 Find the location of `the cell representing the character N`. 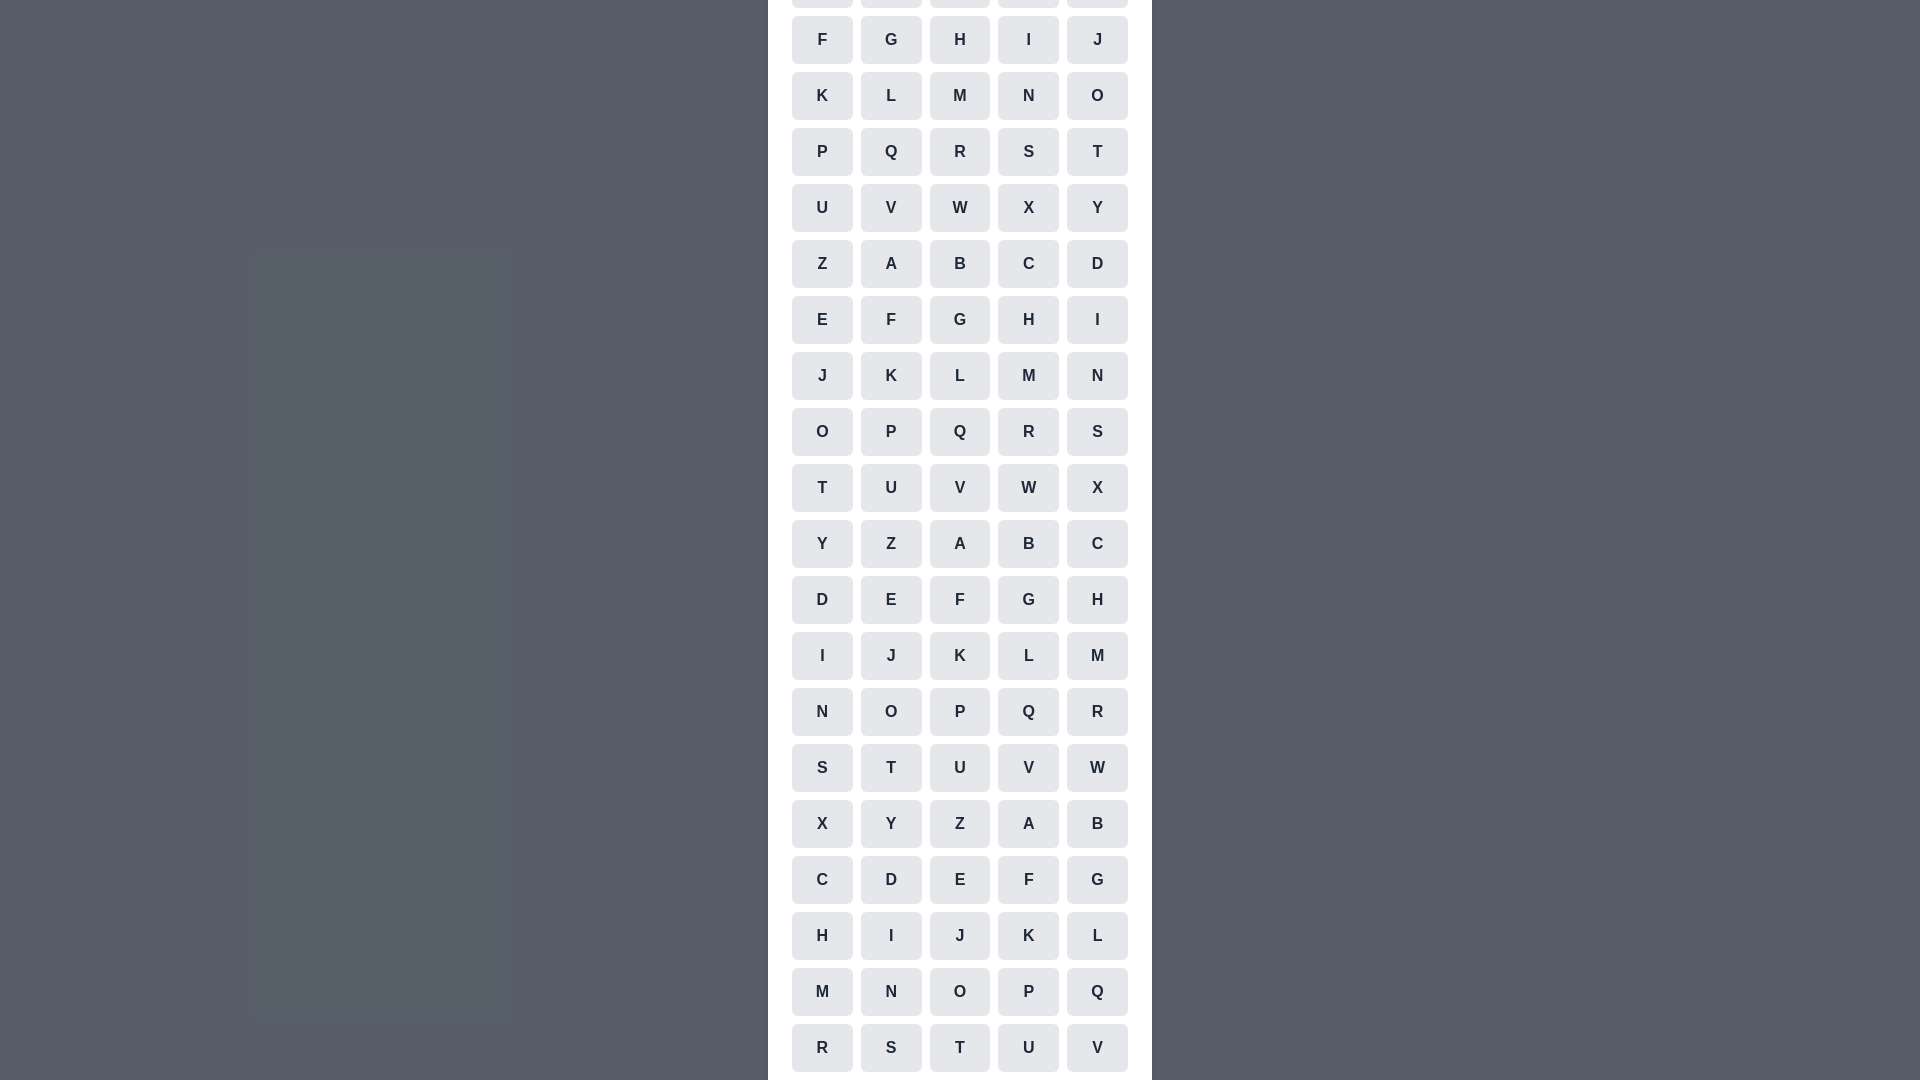

the cell representing the character N is located at coordinates (1028, 96).